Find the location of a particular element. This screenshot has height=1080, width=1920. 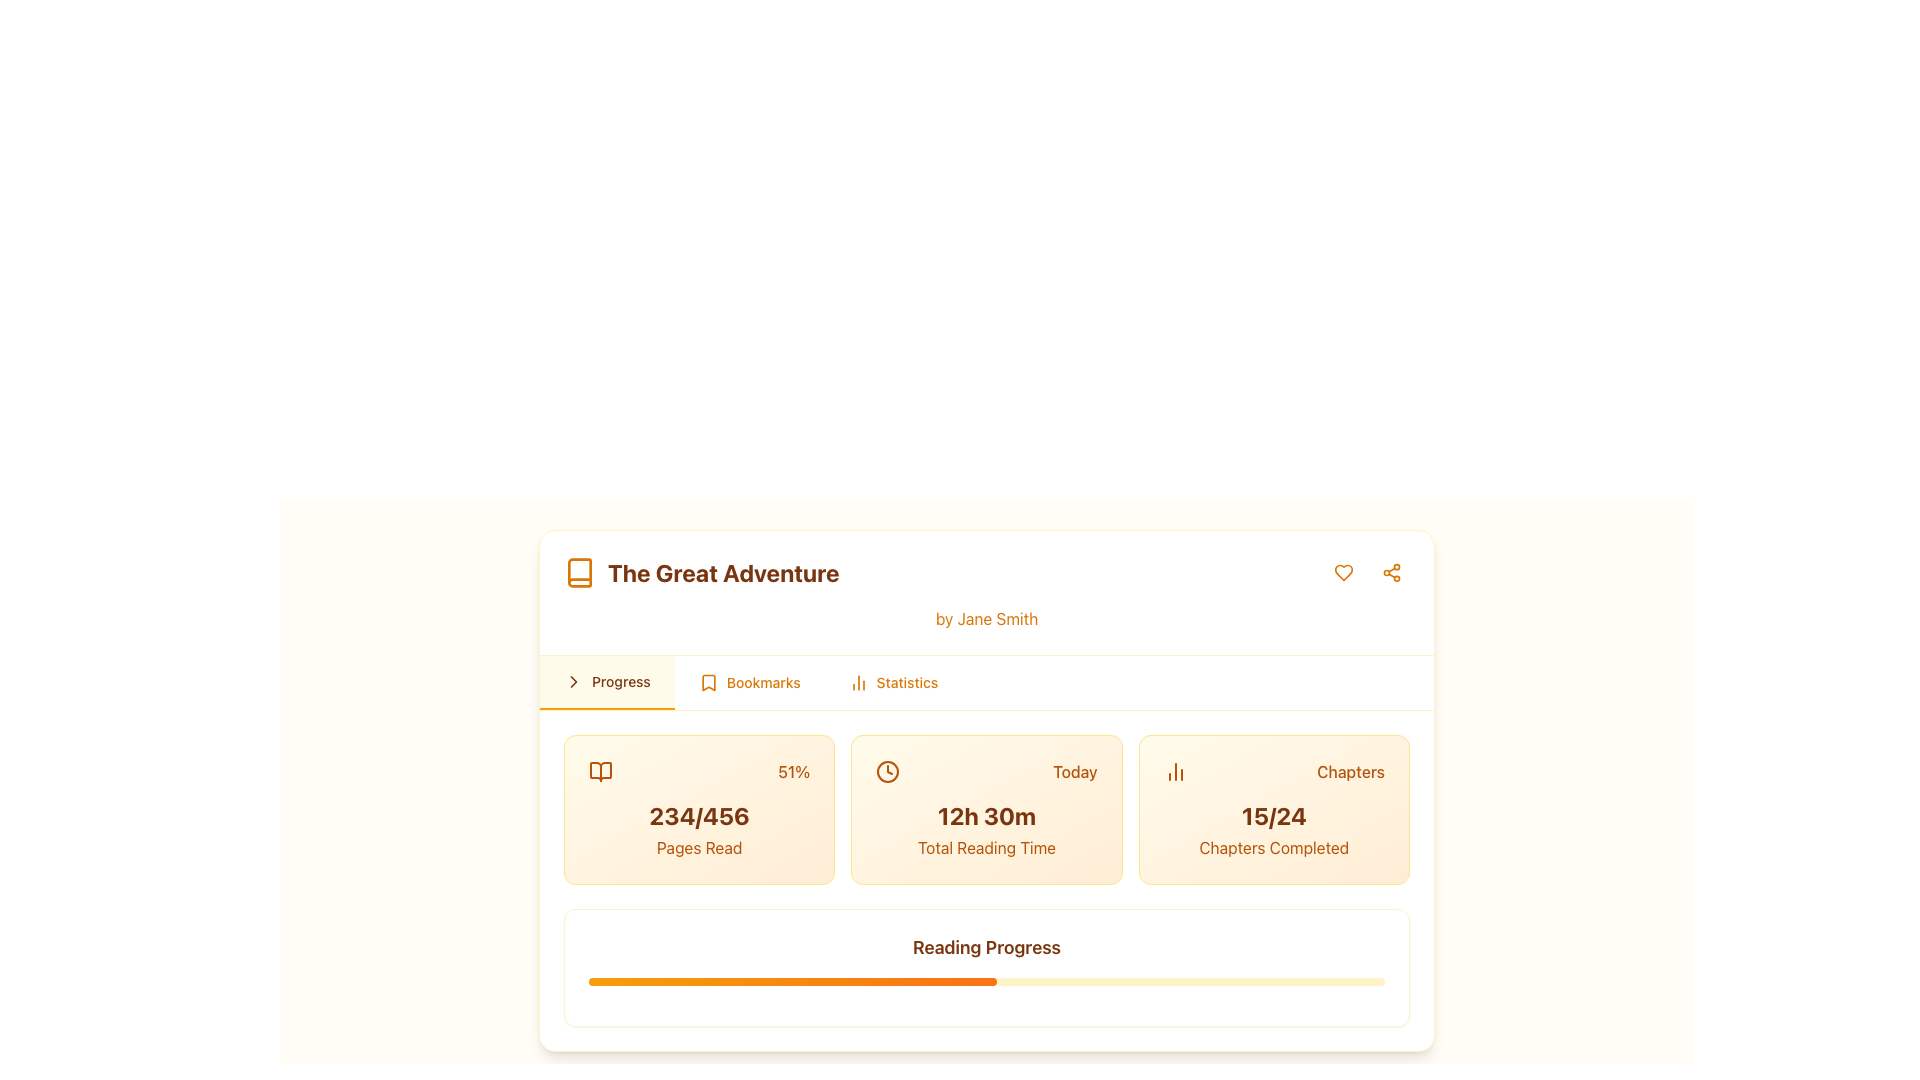

the 'Bookmarks' button in the horizontal navigation bar is located at coordinates (748, 681).